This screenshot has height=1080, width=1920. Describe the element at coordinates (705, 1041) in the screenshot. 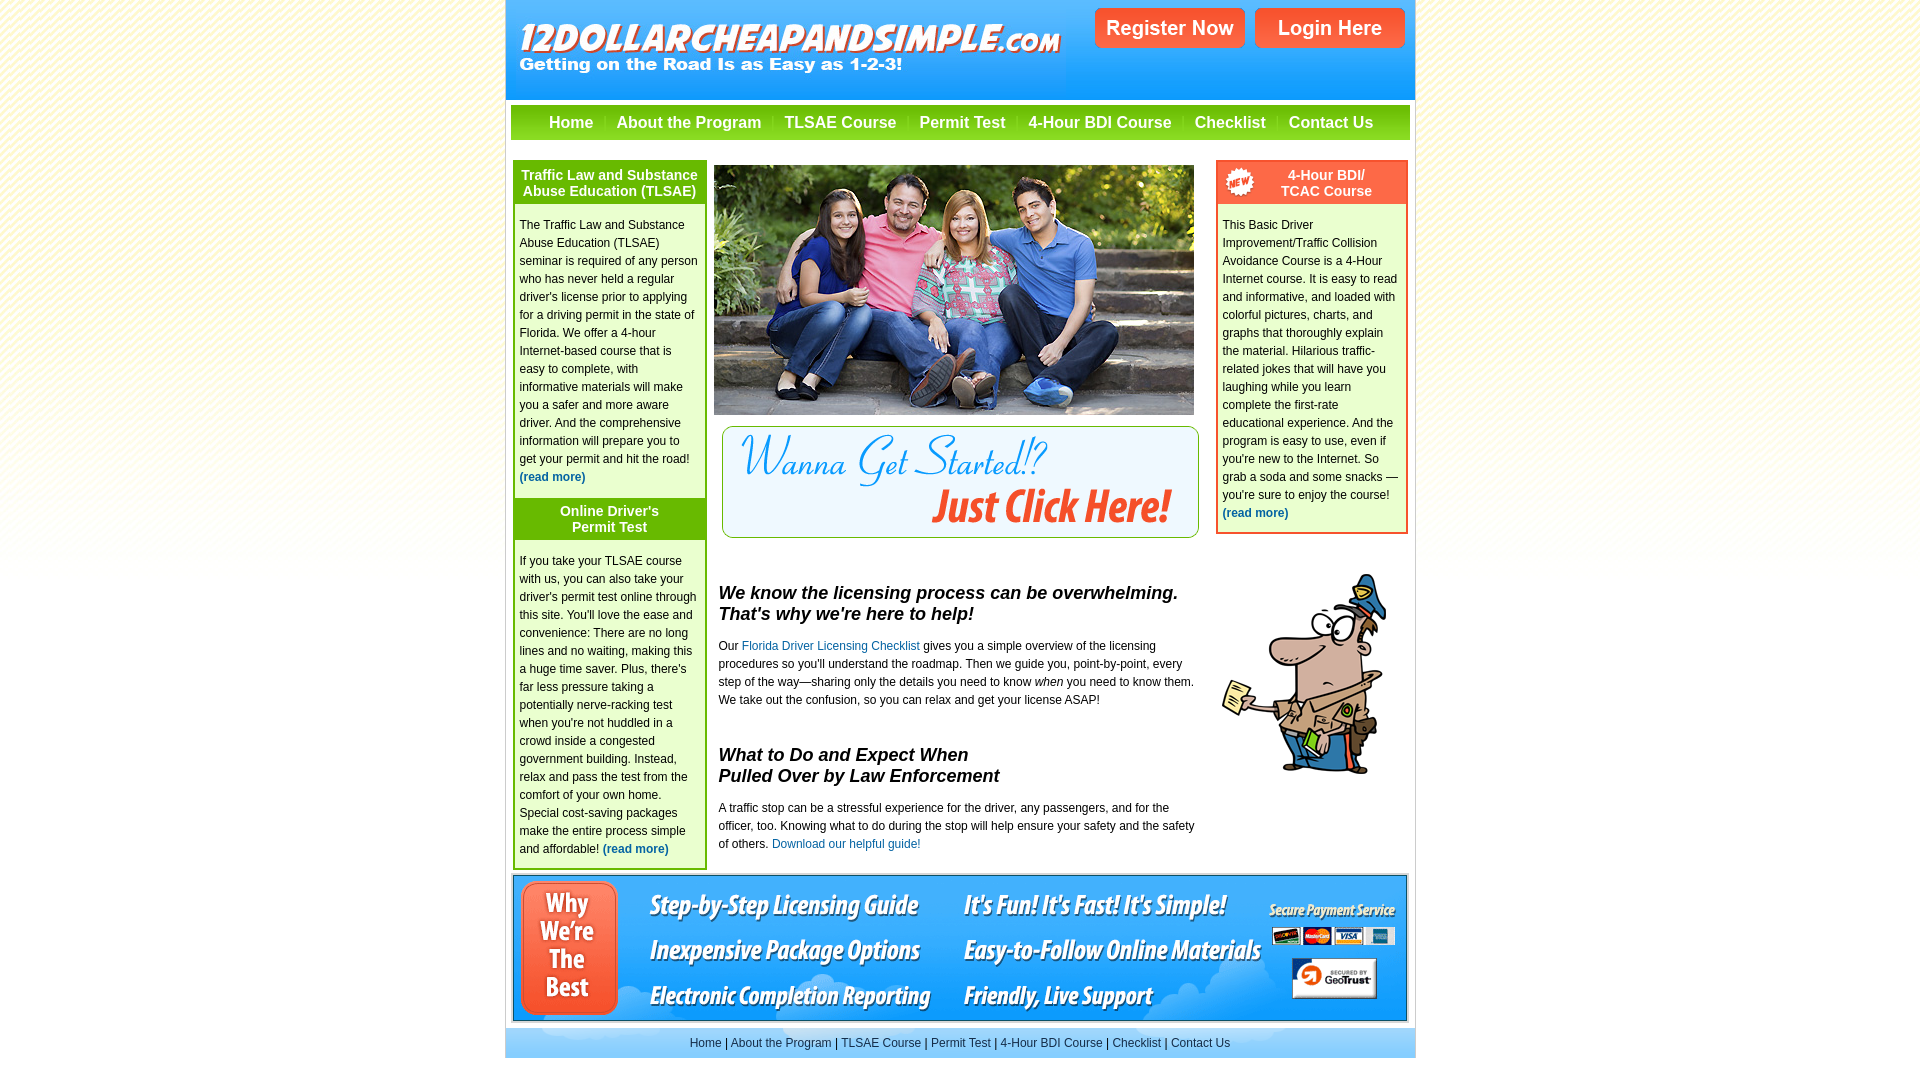

I see `'Home'` at that location.